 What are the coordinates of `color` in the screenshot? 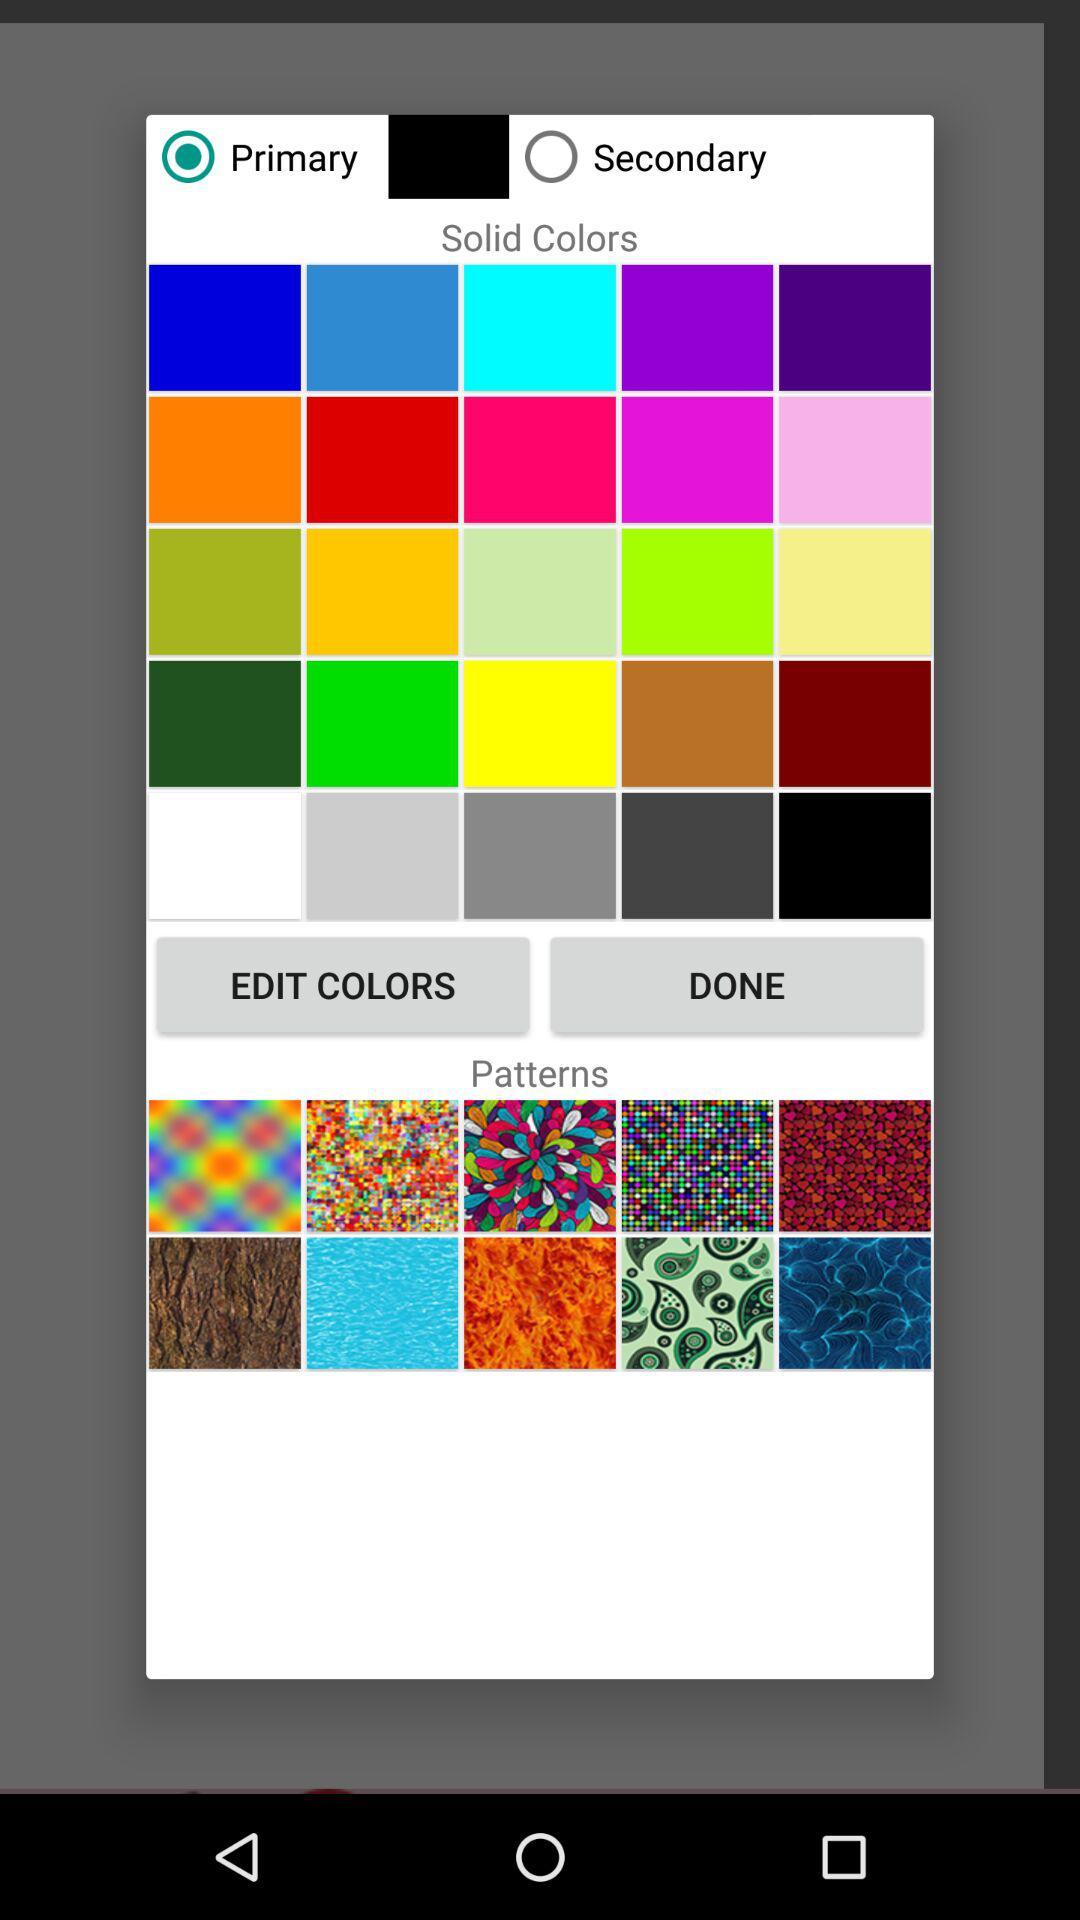 It's located at (382, 327).